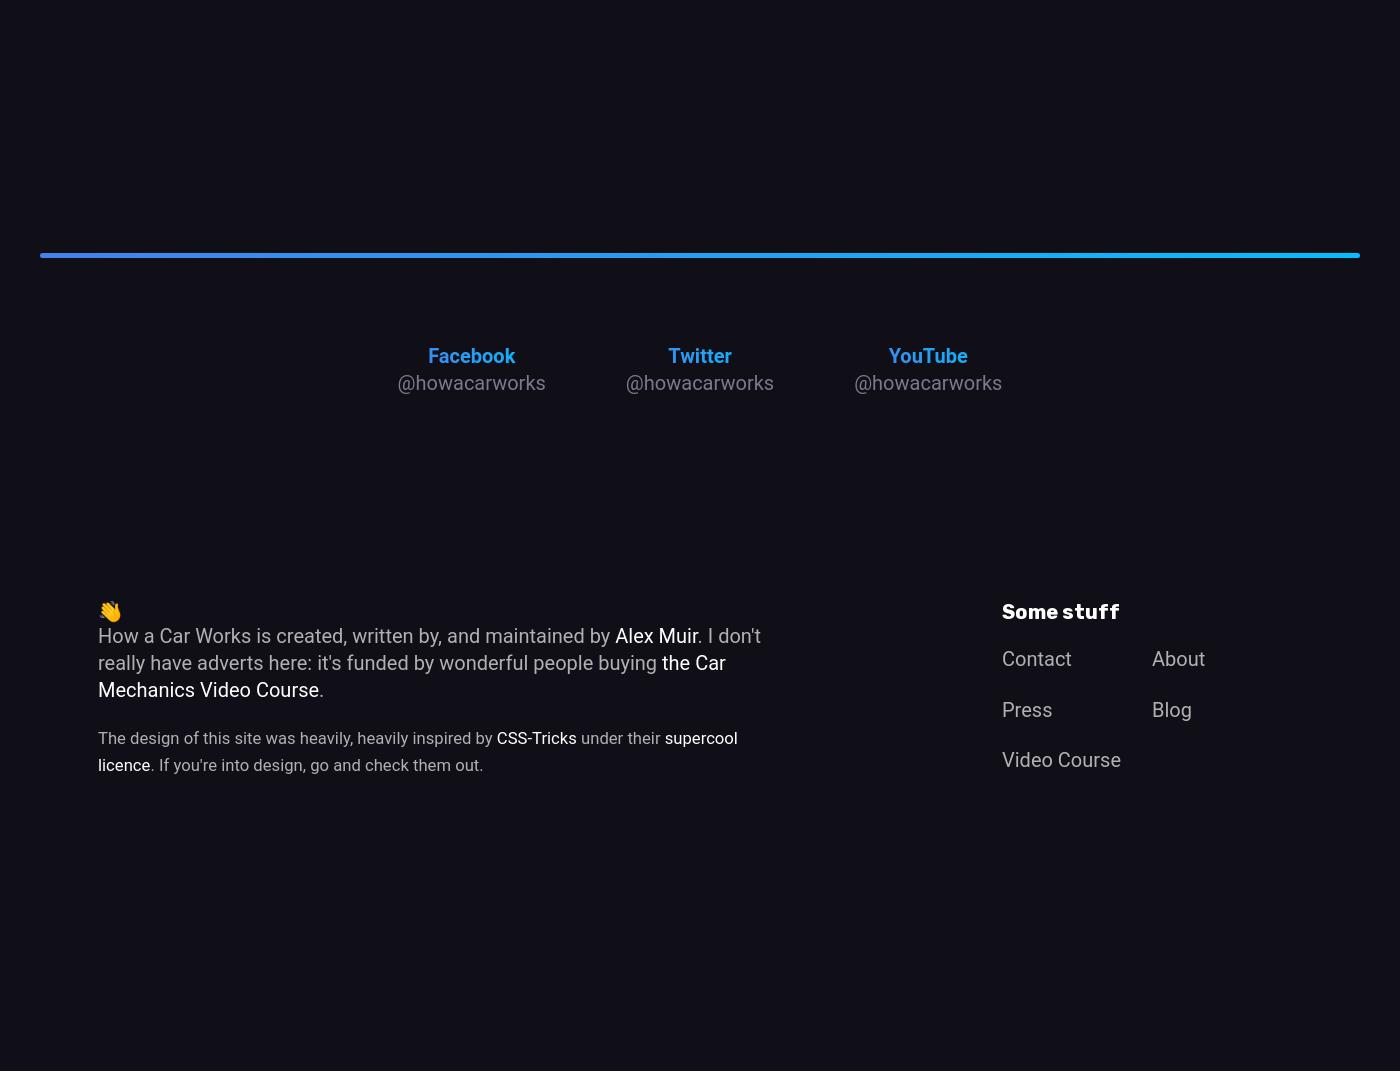 This screenshot has height=1071, width=1400. I want to click on 'Alex Muir', so click(615, 633).